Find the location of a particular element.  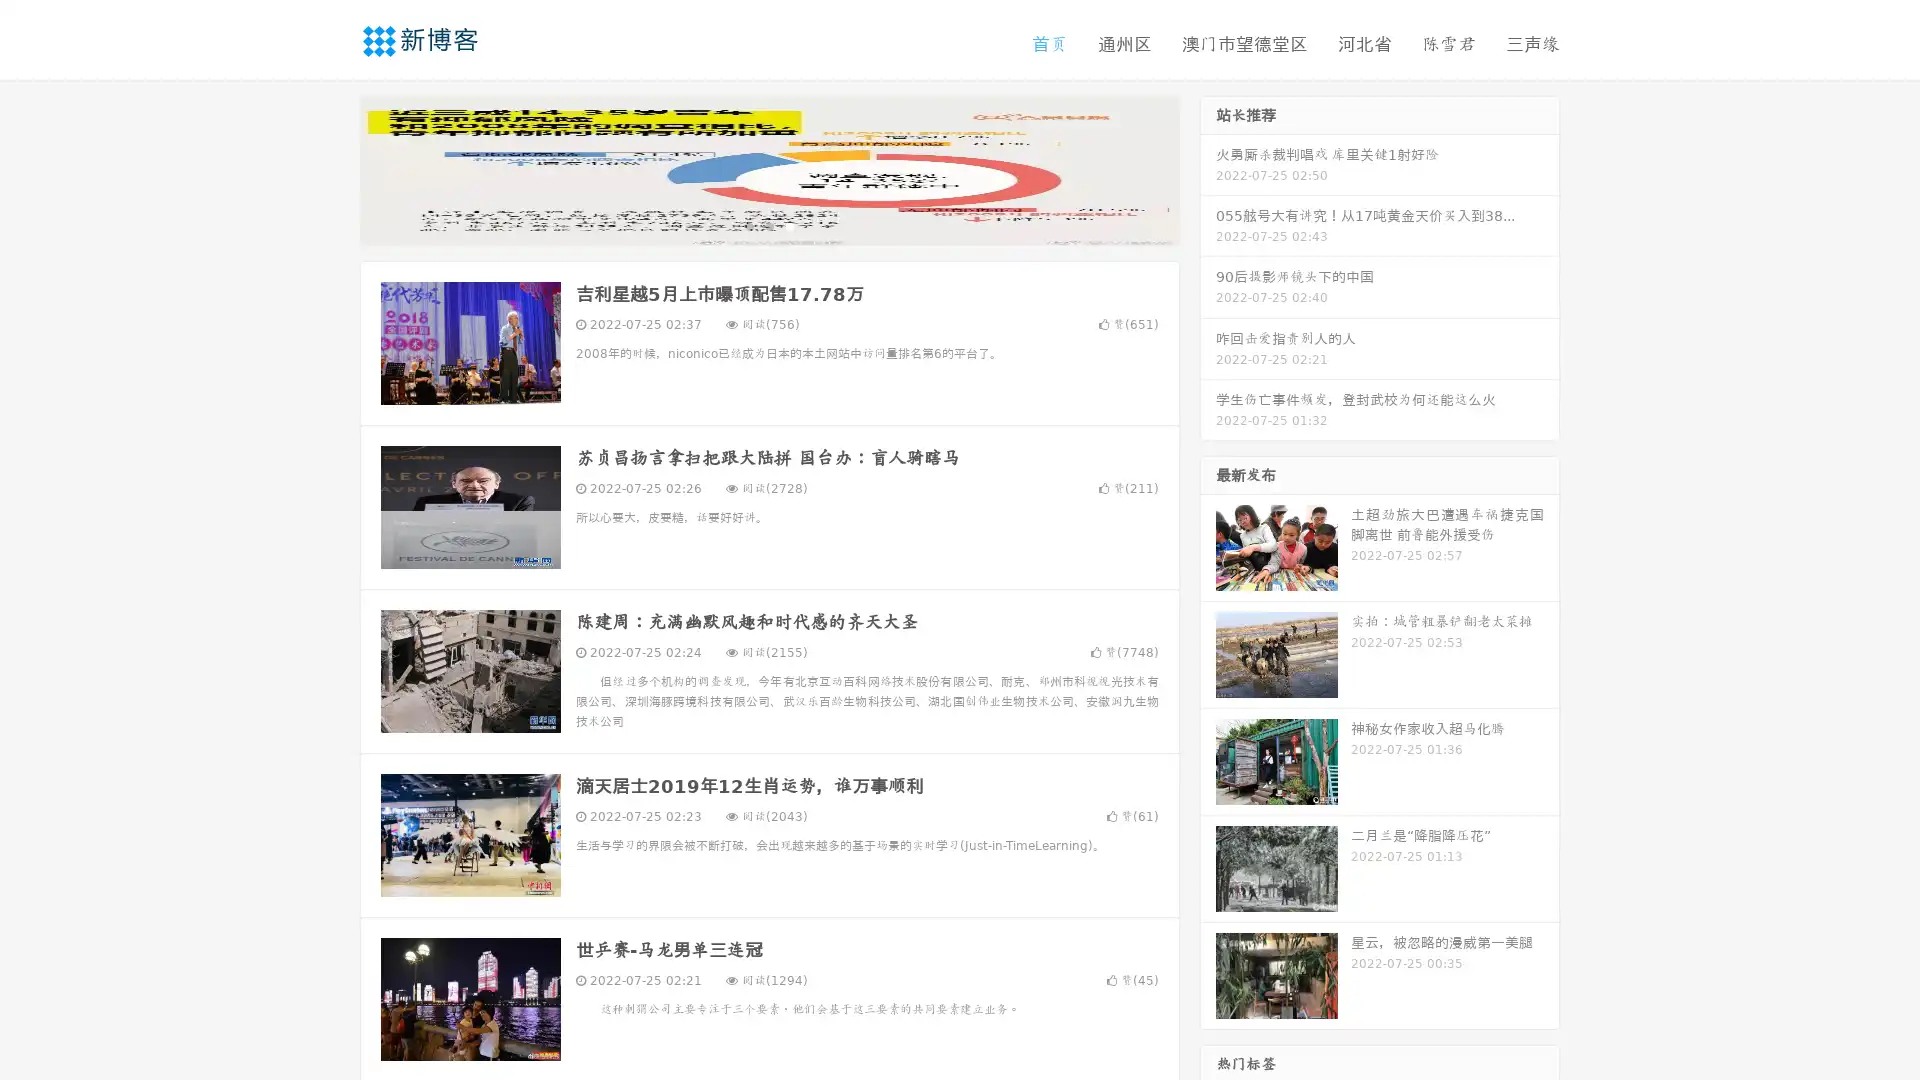

Go to slide 1 is located at coordinates (748, 225).